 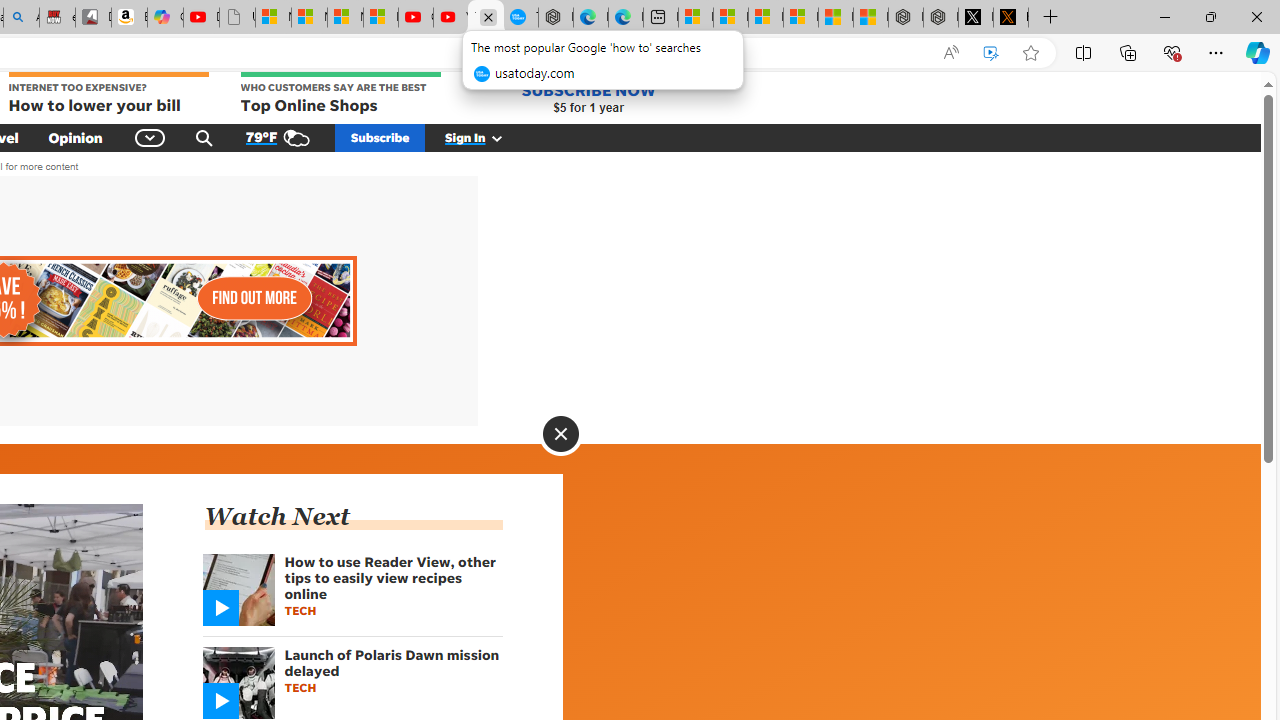 What do you see at coordinates (150, 136) in the screenshot?
I see `'Global Navigation'` at bounding box center [150, 136].